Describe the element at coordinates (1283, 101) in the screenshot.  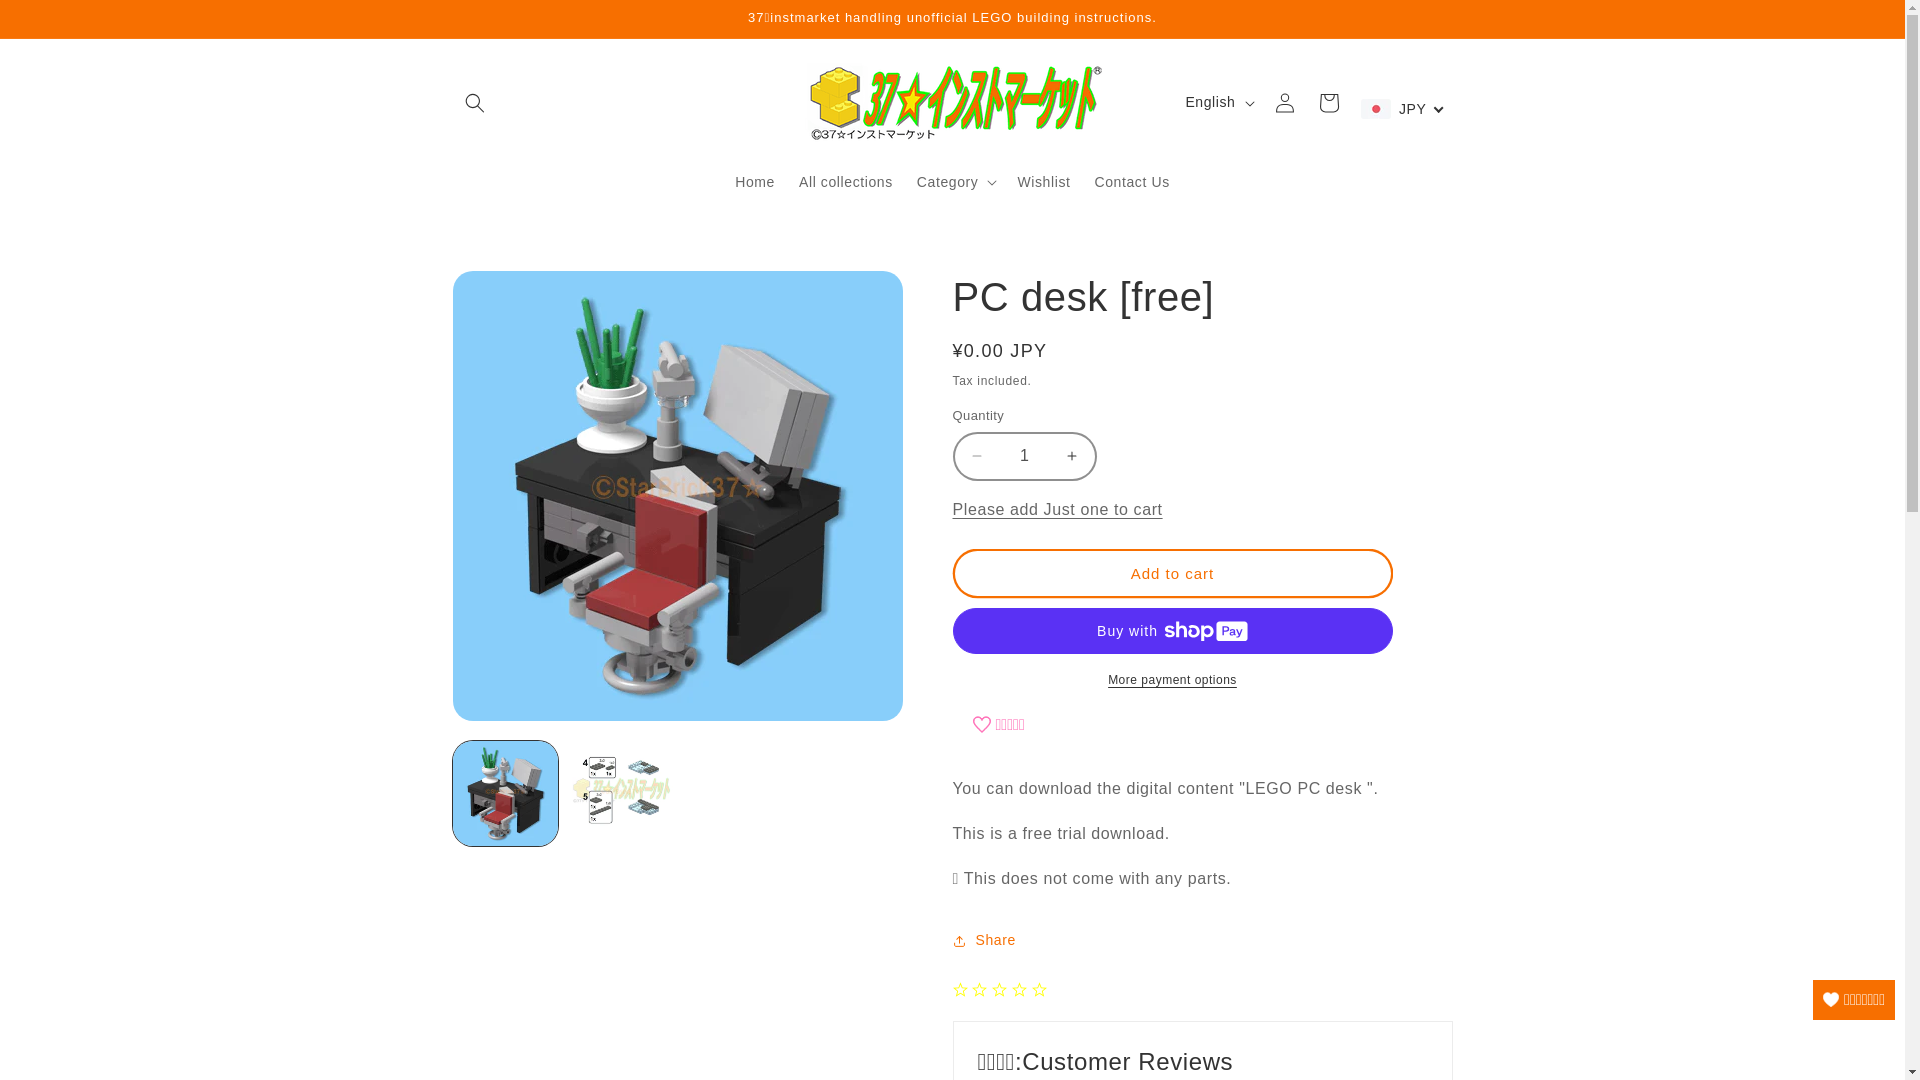
I see `'Log in'` at that location.